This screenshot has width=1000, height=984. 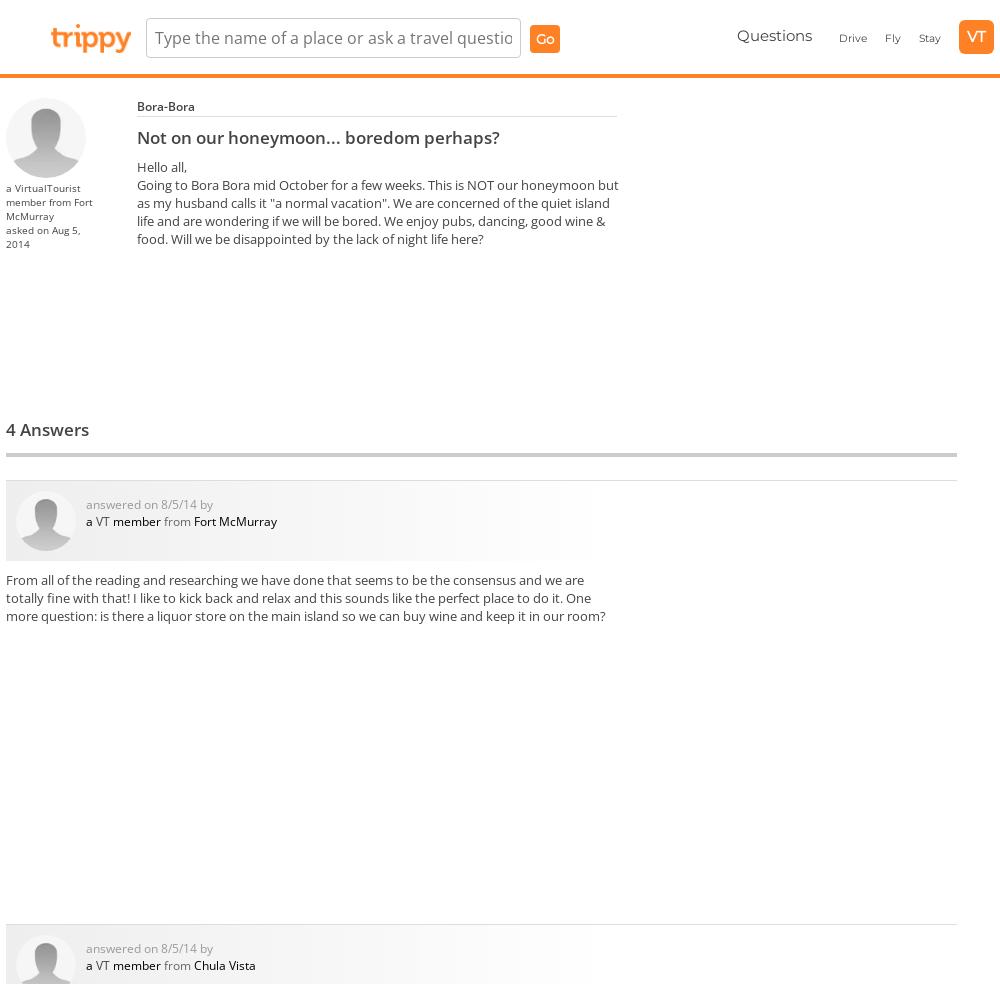 What do you see at coordinates (893, 37) in the screenshot?
I see `'Fly'` at bounding box center [893, 37].